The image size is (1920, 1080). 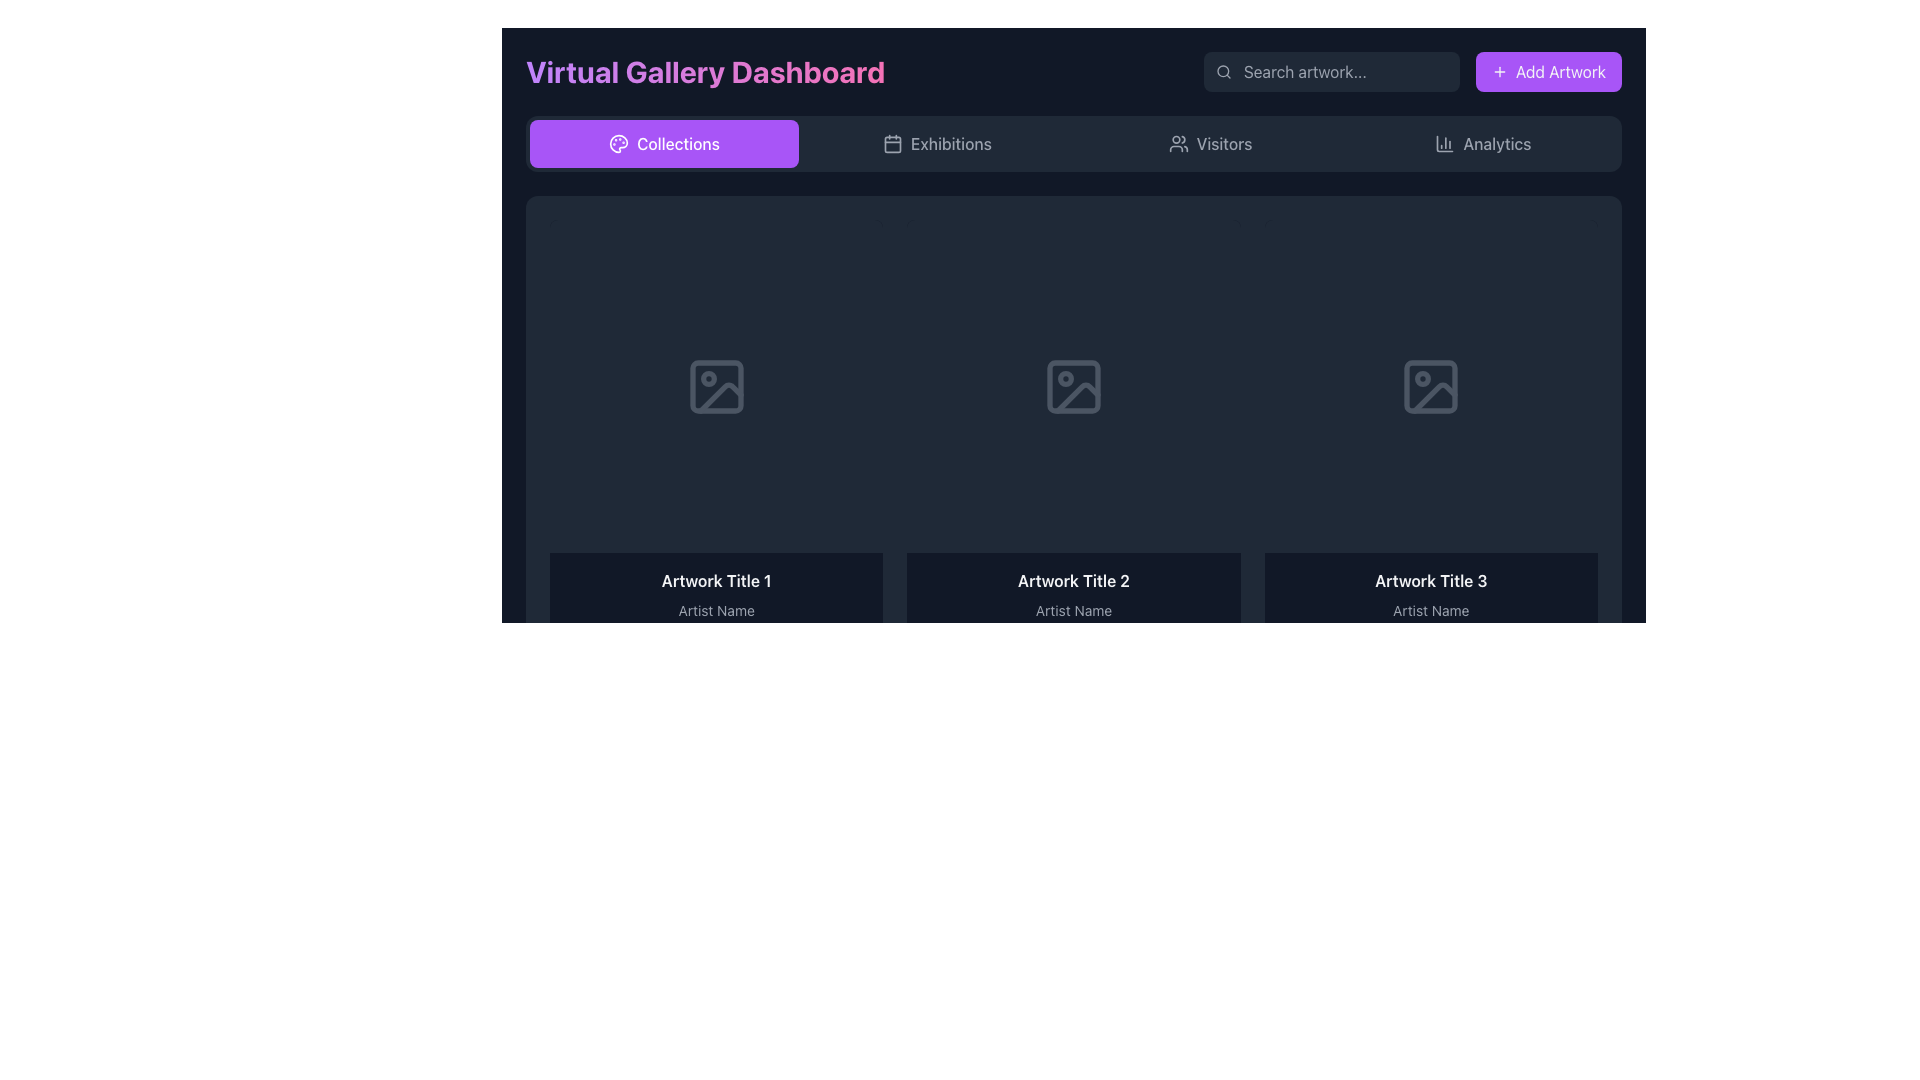 I want to click on the circular indicator icon located in the first image placeholder from the left in the dashboard's main gallery, so click(x=708, y=378).